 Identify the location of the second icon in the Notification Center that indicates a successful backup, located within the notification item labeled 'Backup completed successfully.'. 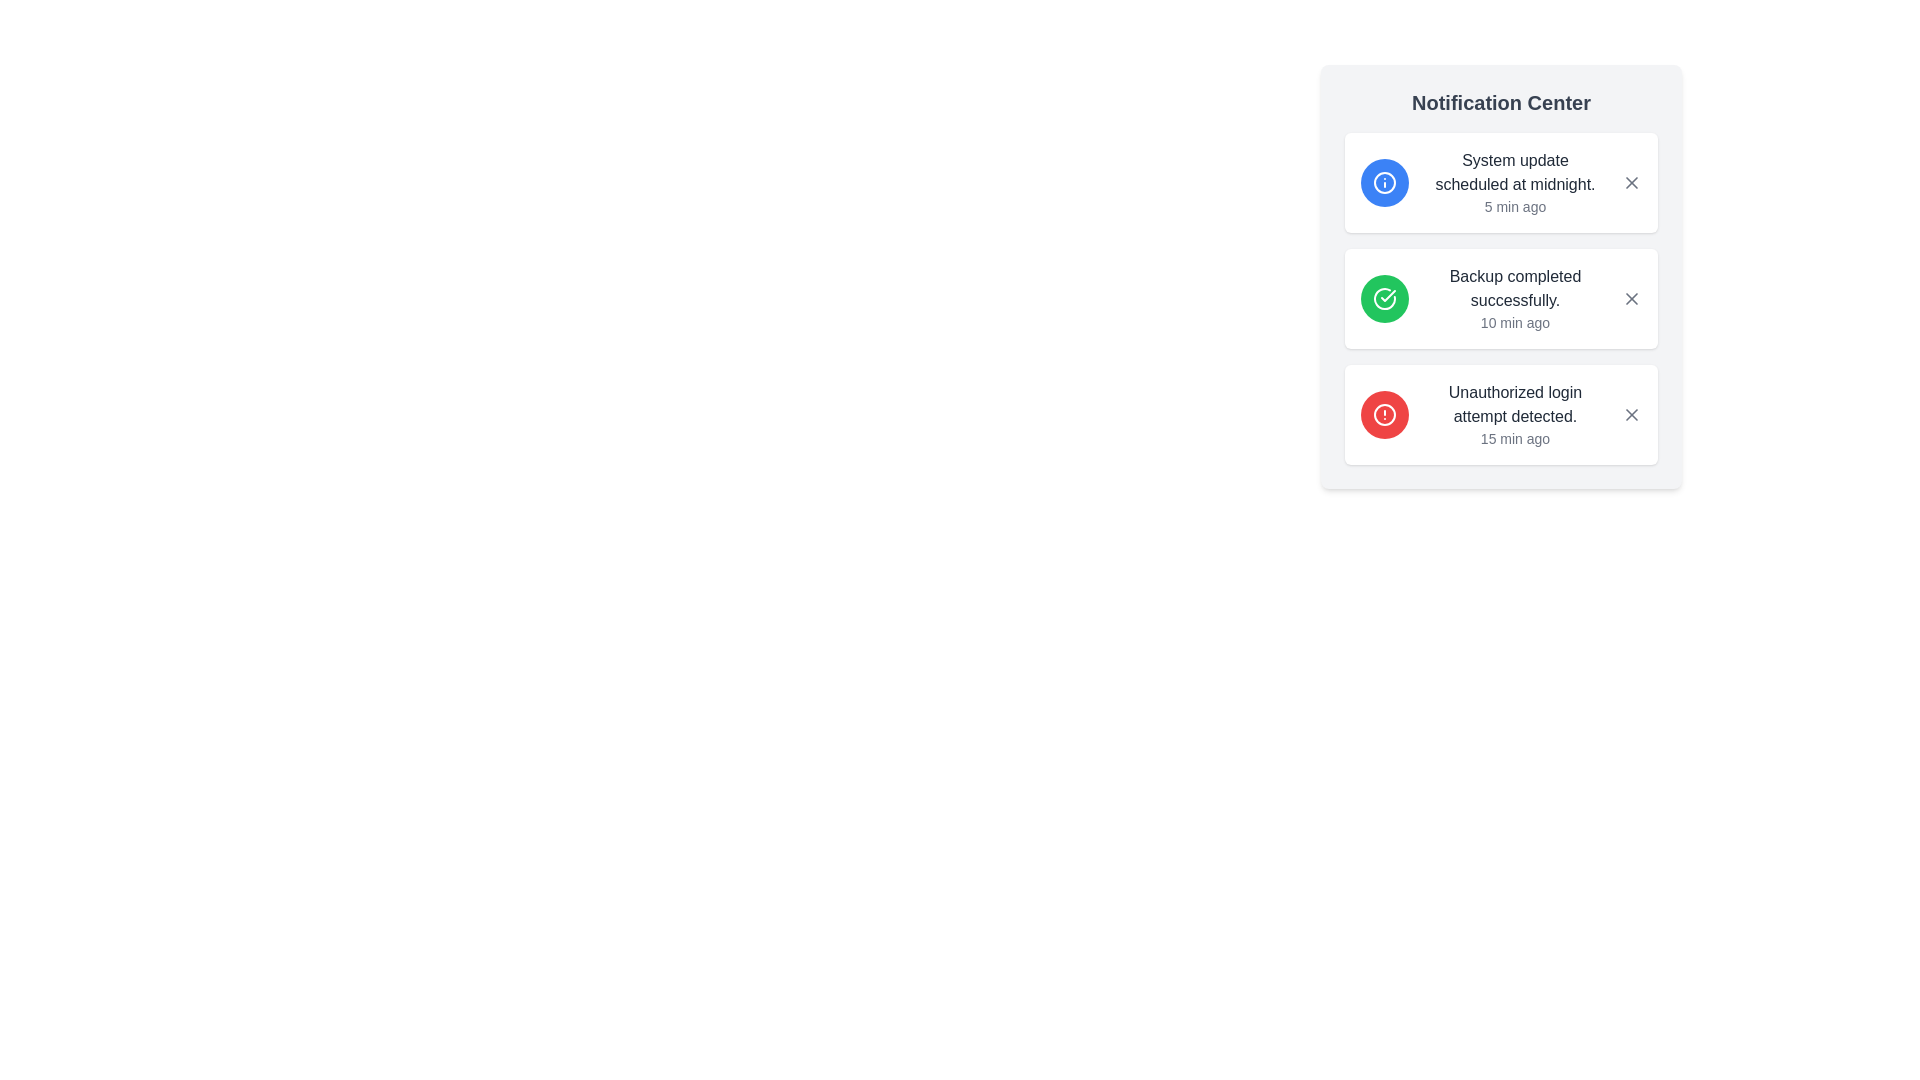
(1384, 299).